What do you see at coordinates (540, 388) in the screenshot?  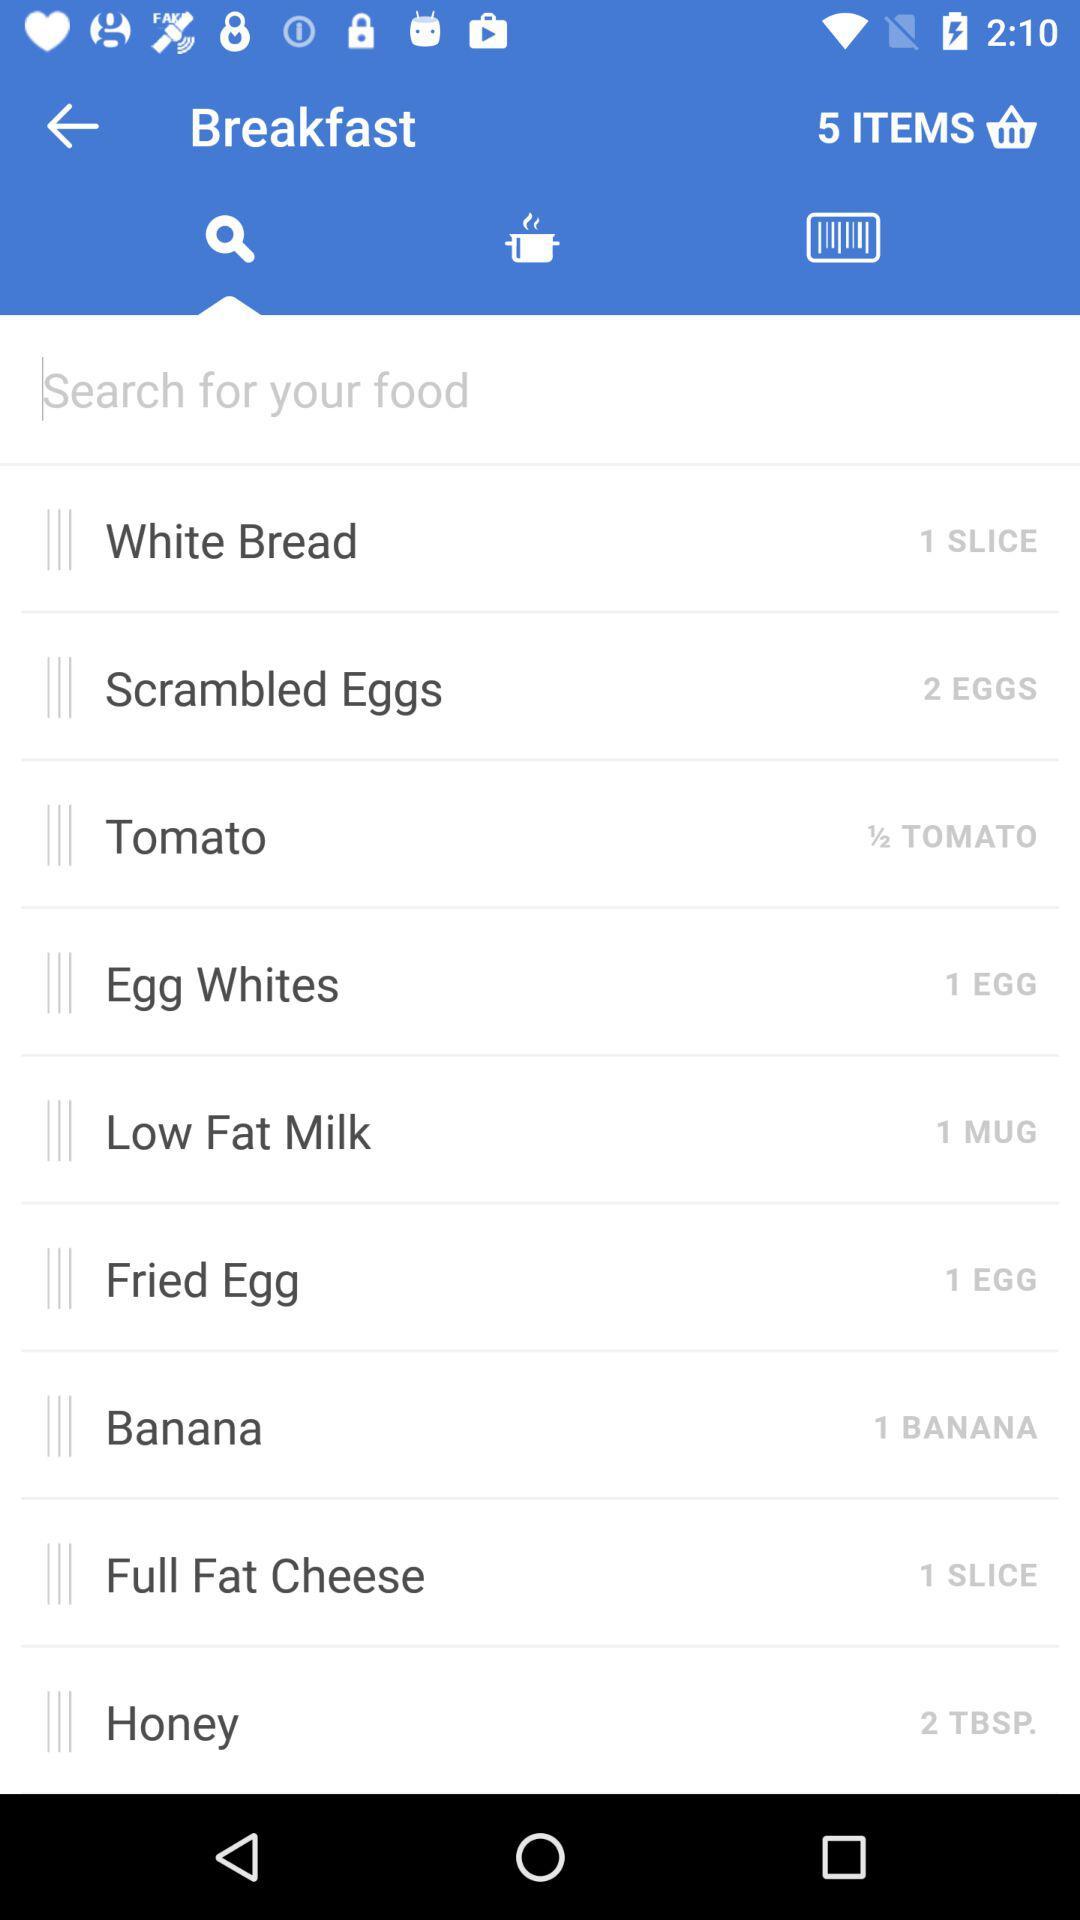 I see `because back devicer` at bounding box center [540, 388].